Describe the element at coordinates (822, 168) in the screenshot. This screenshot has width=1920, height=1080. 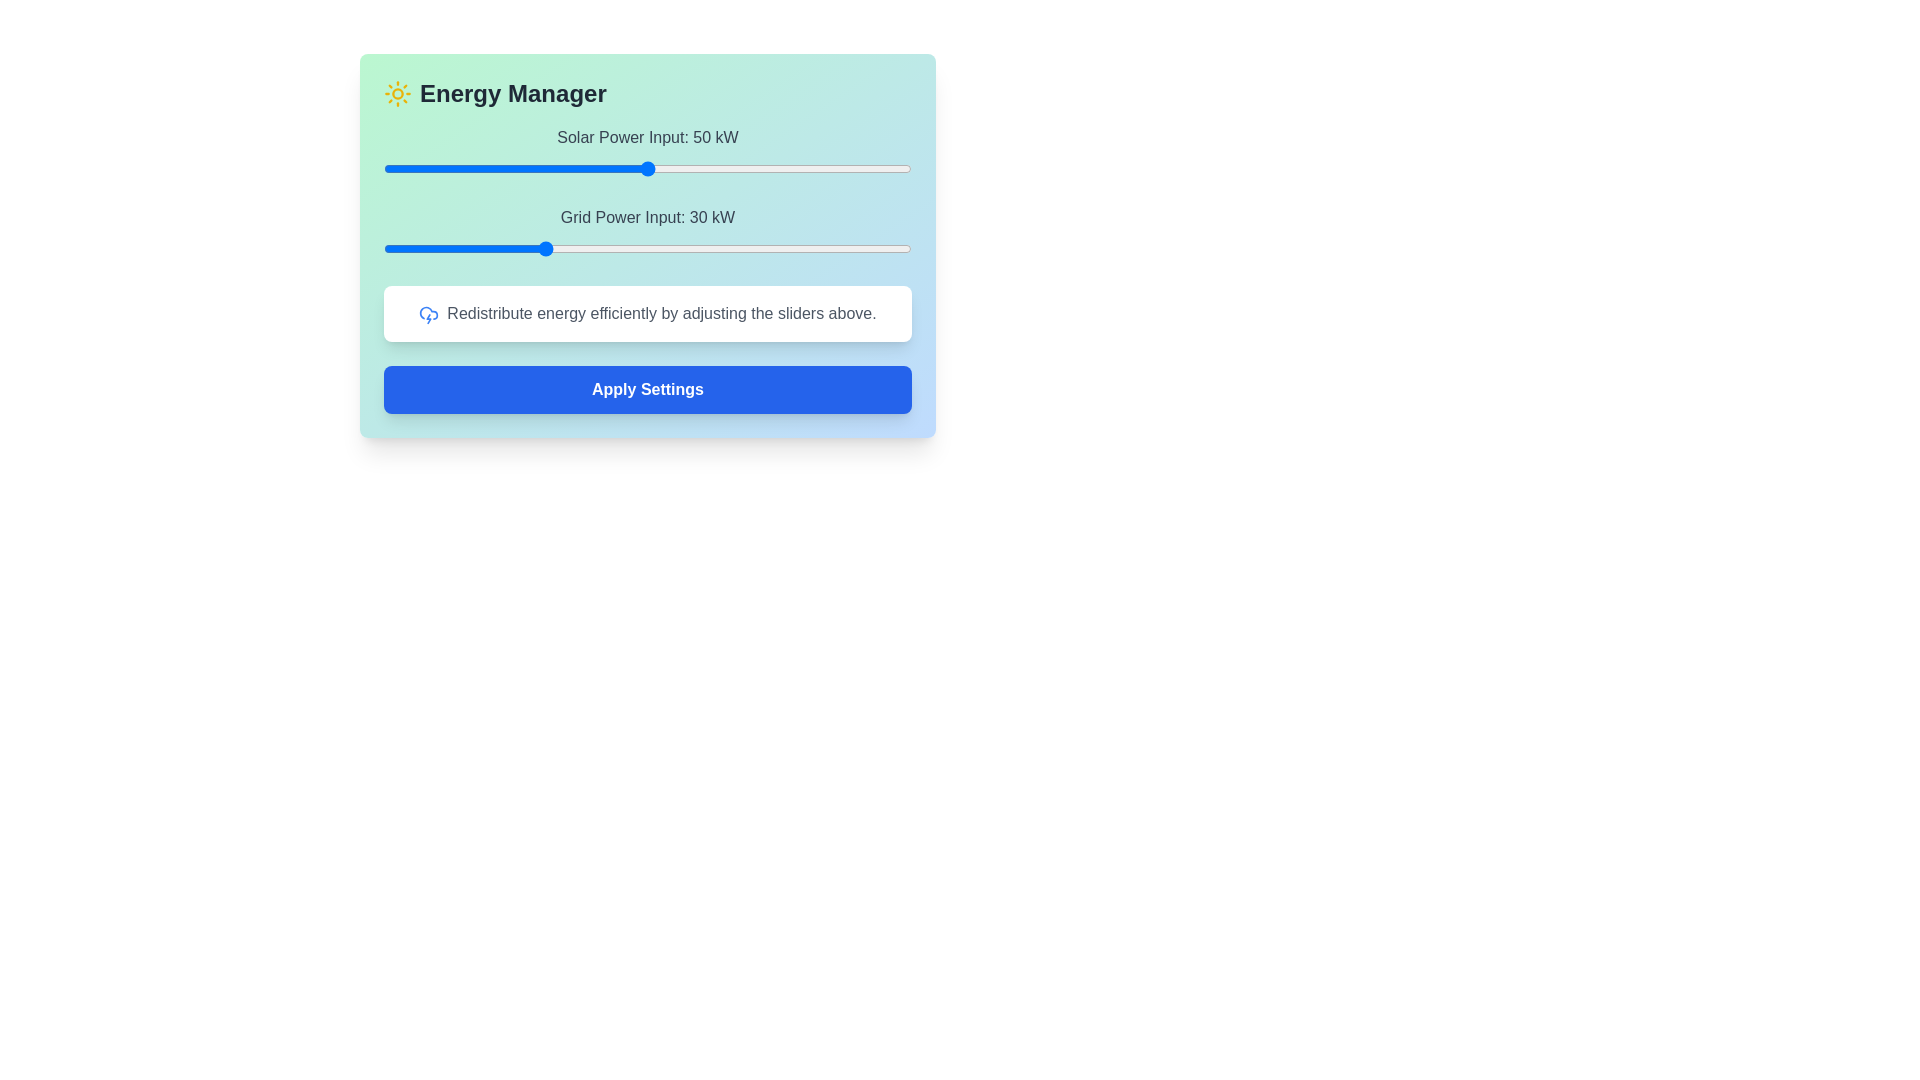
I see `the Solar Power Input slider to 83 kW` at that location.